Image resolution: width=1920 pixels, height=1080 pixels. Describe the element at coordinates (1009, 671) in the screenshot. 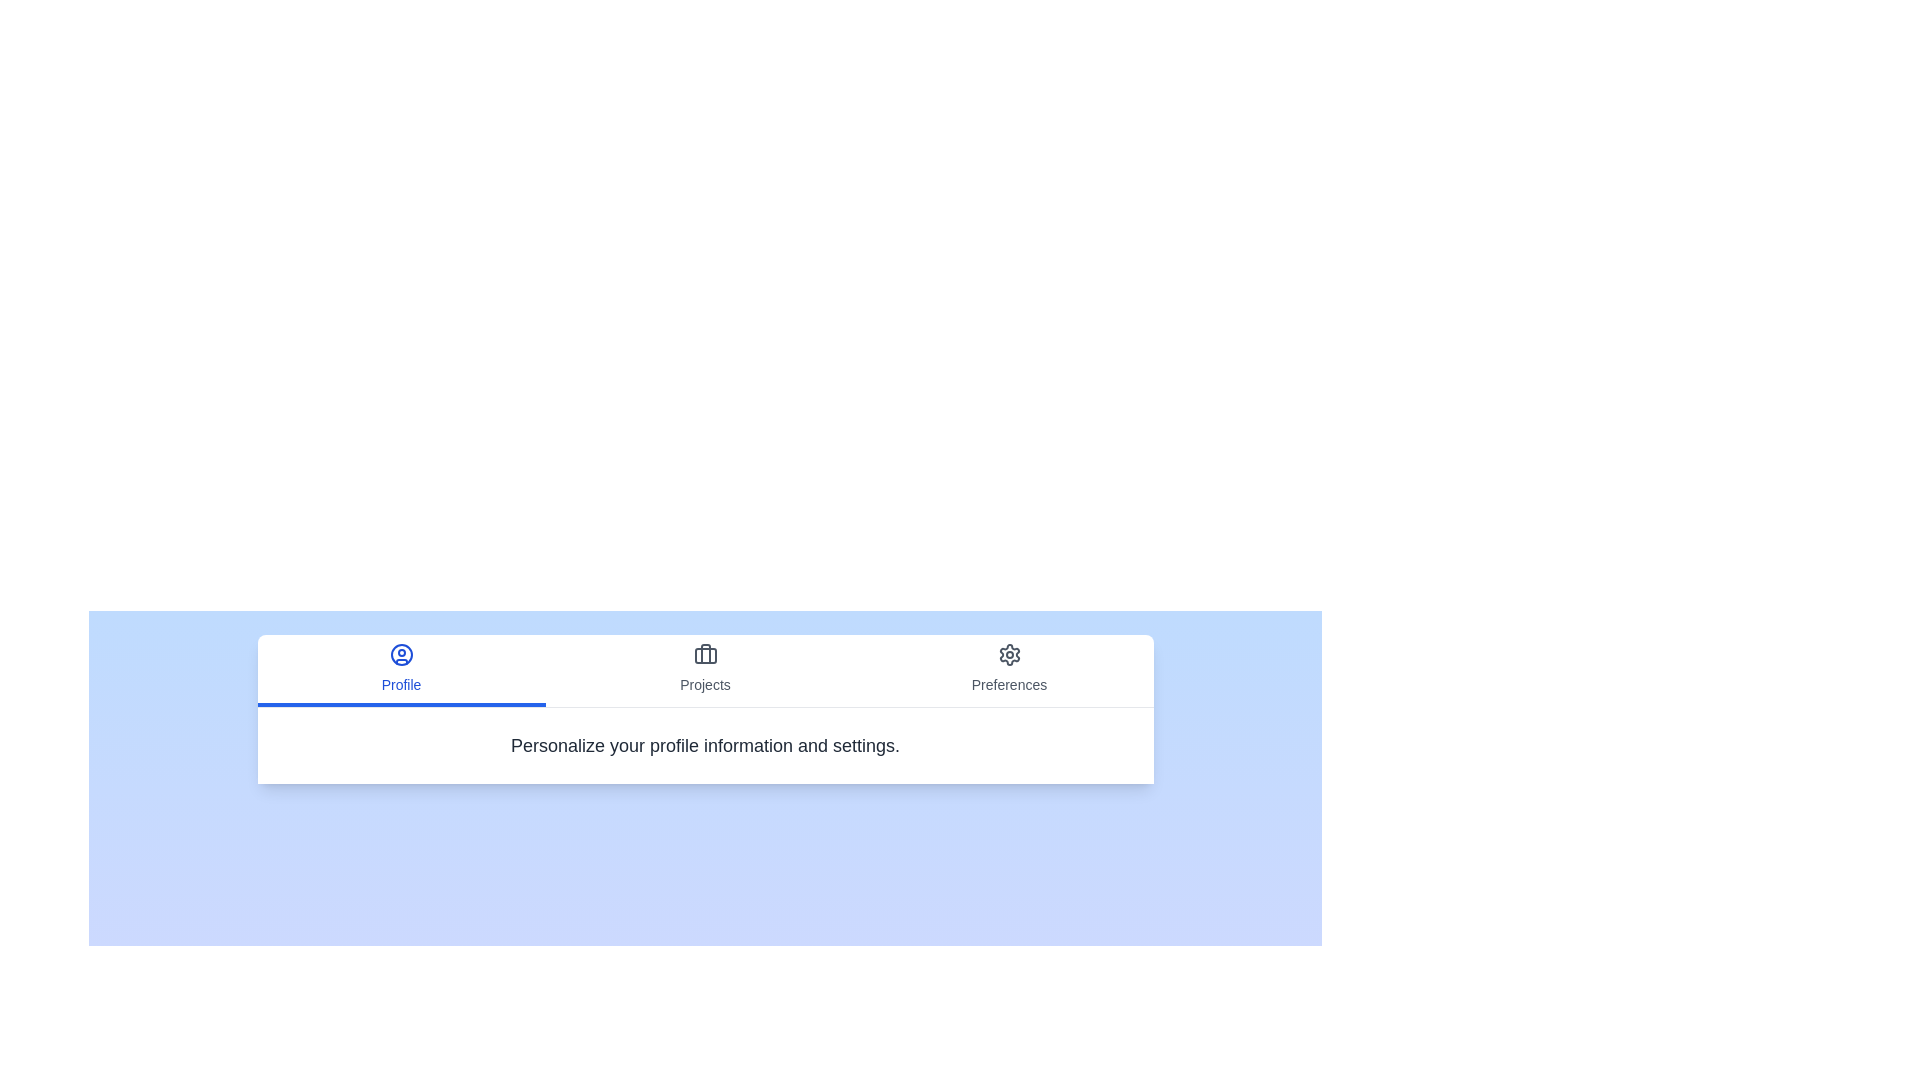

I see `the tab labeled Preferences` at that location.